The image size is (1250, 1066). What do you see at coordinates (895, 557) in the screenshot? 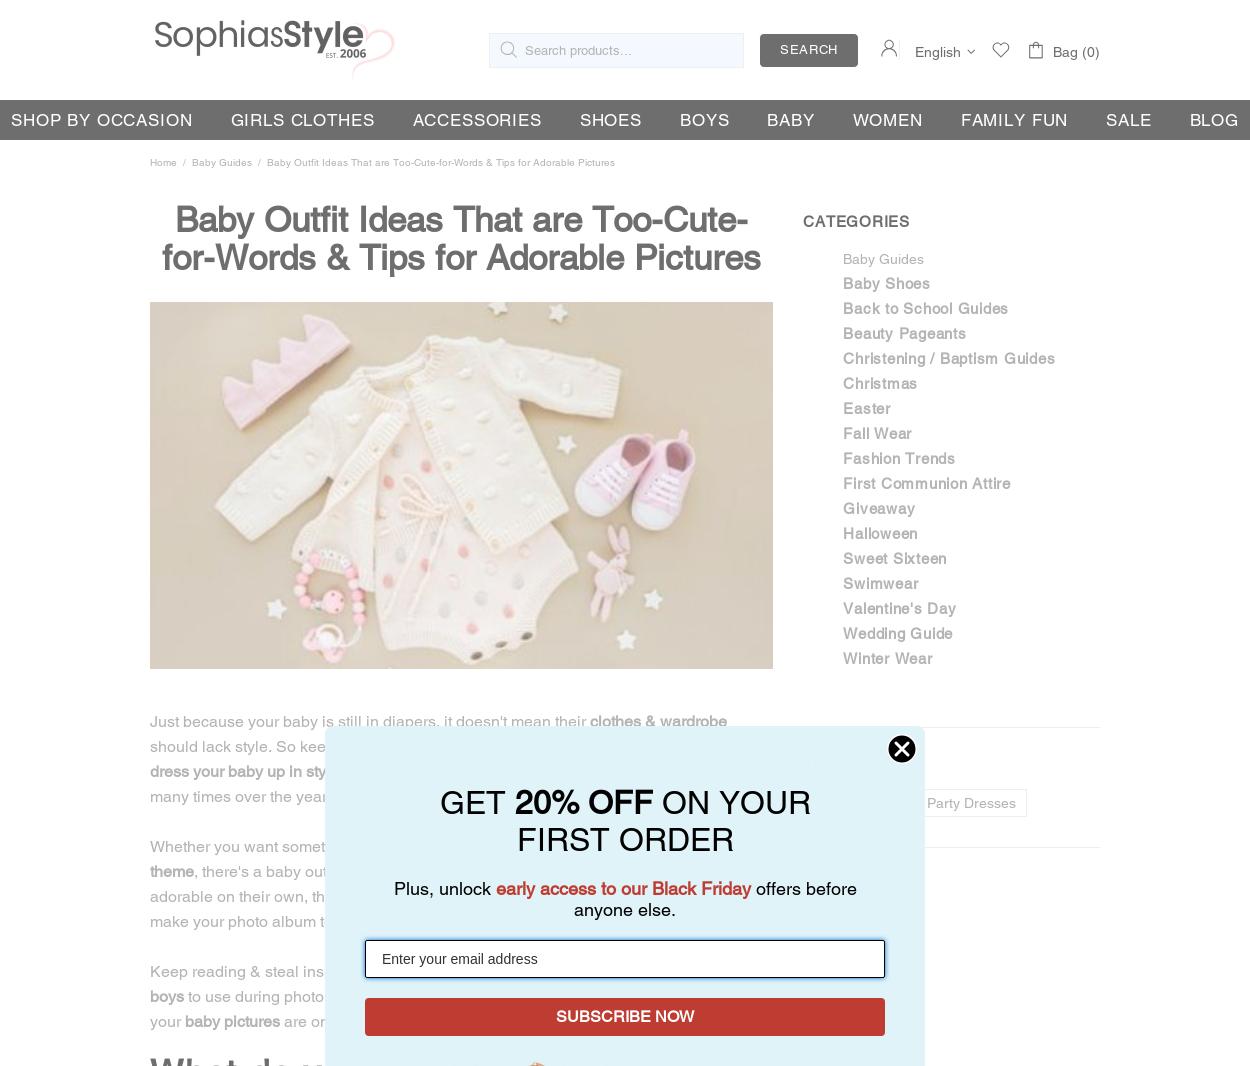
I see `'Sweet Sixteen'` at bounding box center [895, 557].